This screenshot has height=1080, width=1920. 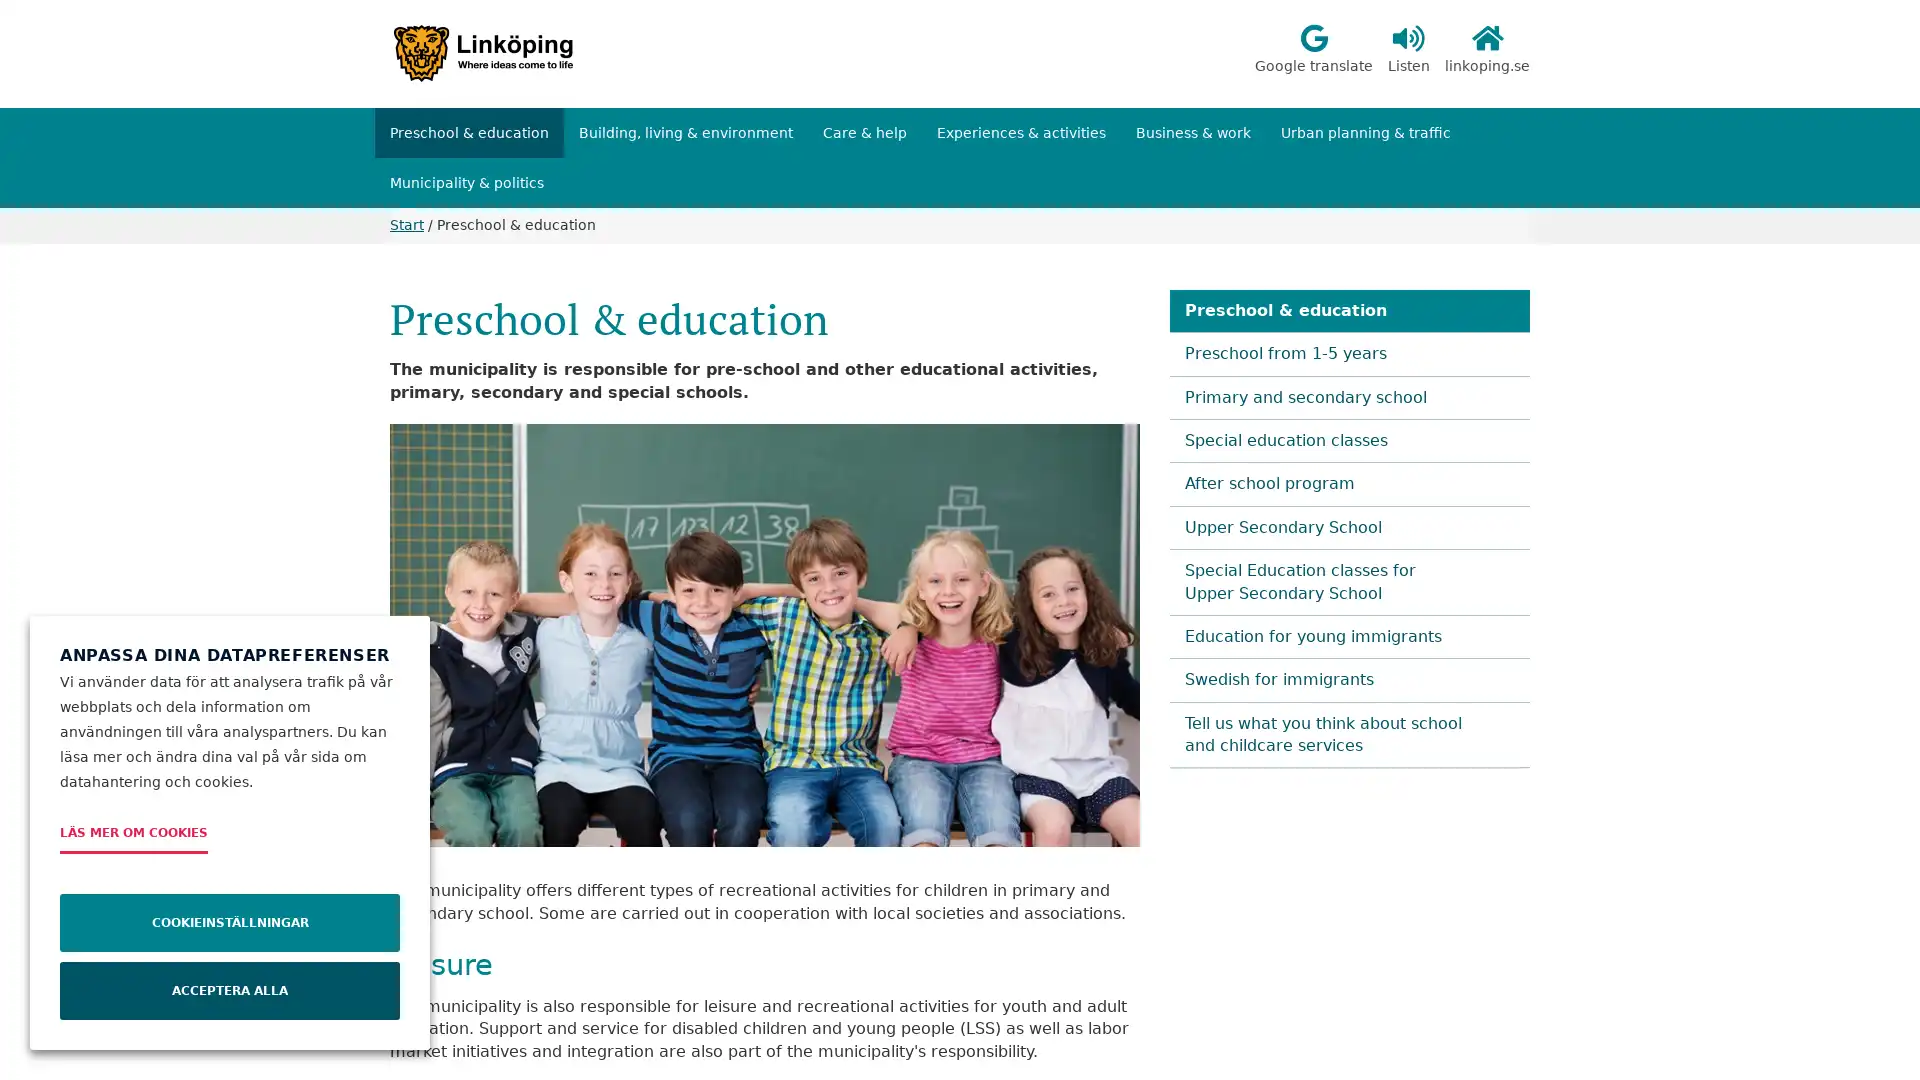 I want to click on COOKIEINSTALLNINGAR, so click(x=230, y=922).